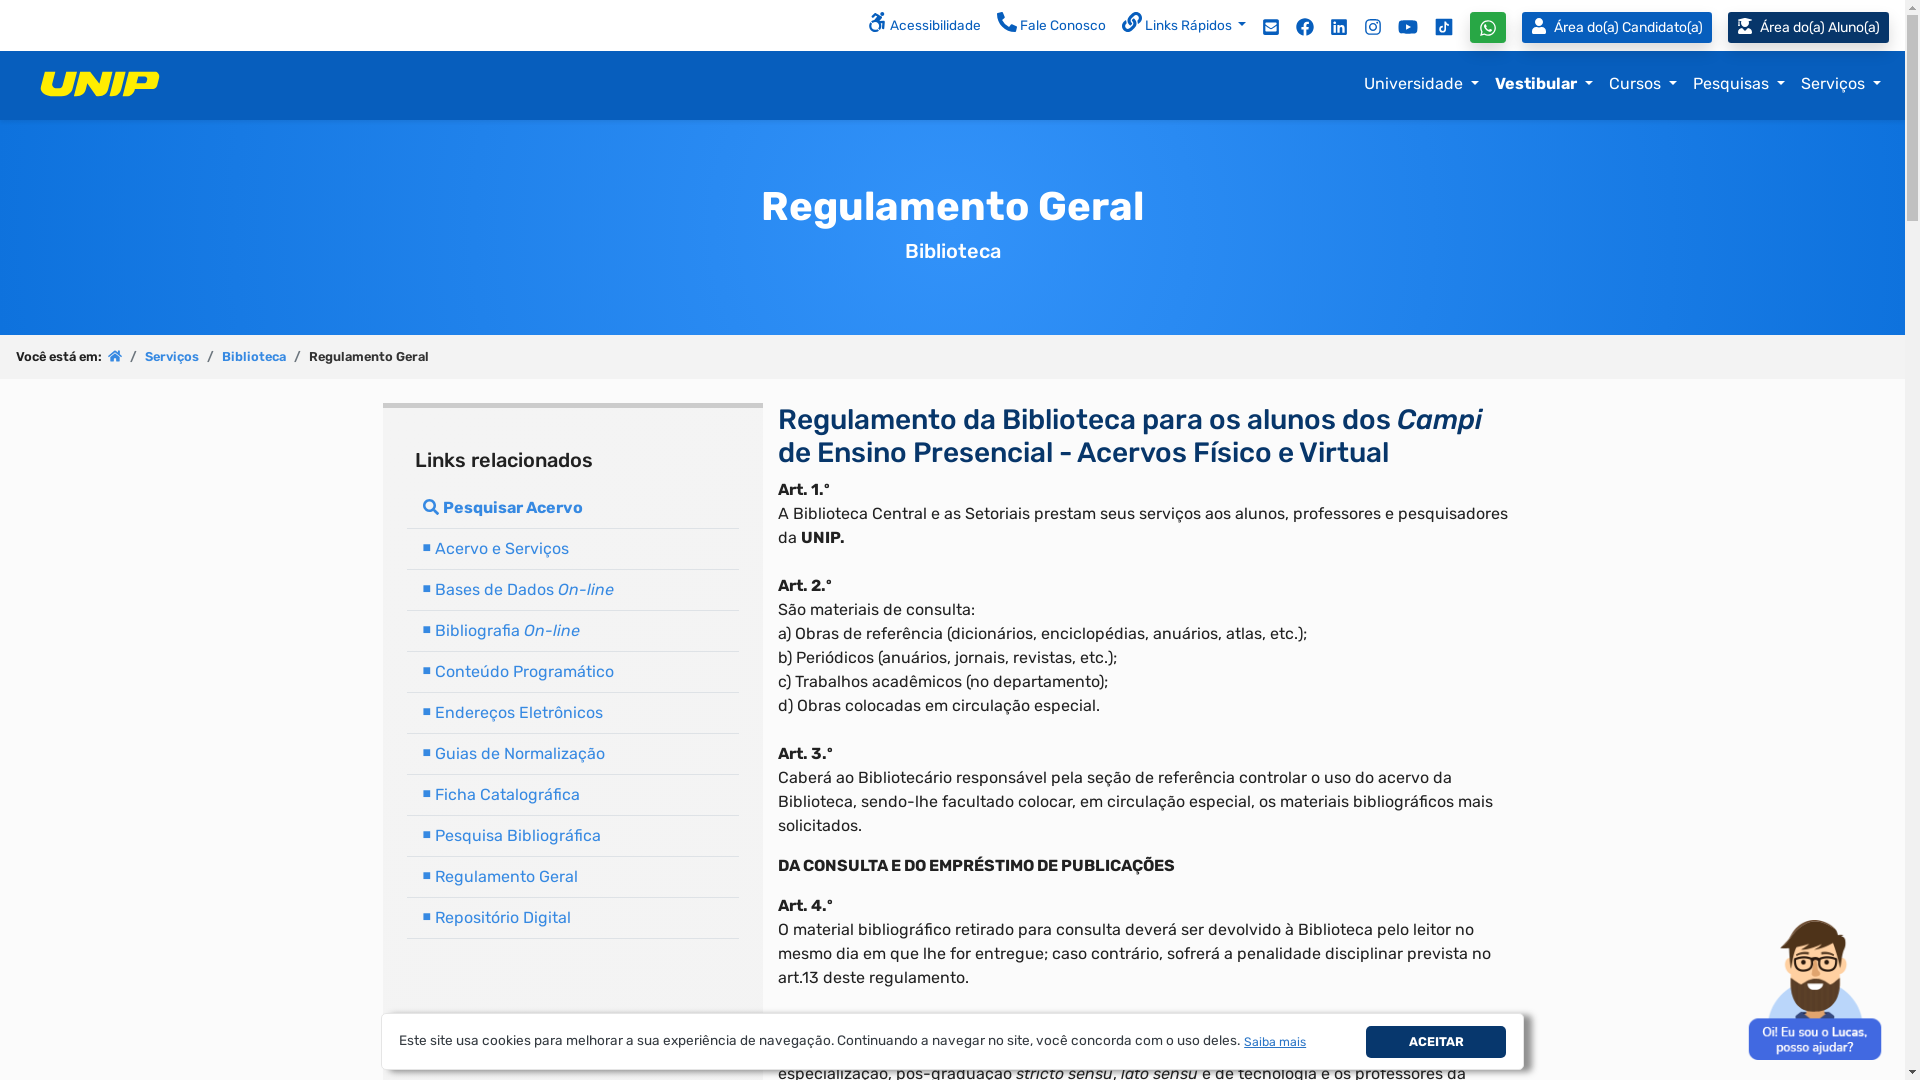  Describe the element at coordinates (1642, 83) in the screenshot. I see `'Cursos'` at that location.